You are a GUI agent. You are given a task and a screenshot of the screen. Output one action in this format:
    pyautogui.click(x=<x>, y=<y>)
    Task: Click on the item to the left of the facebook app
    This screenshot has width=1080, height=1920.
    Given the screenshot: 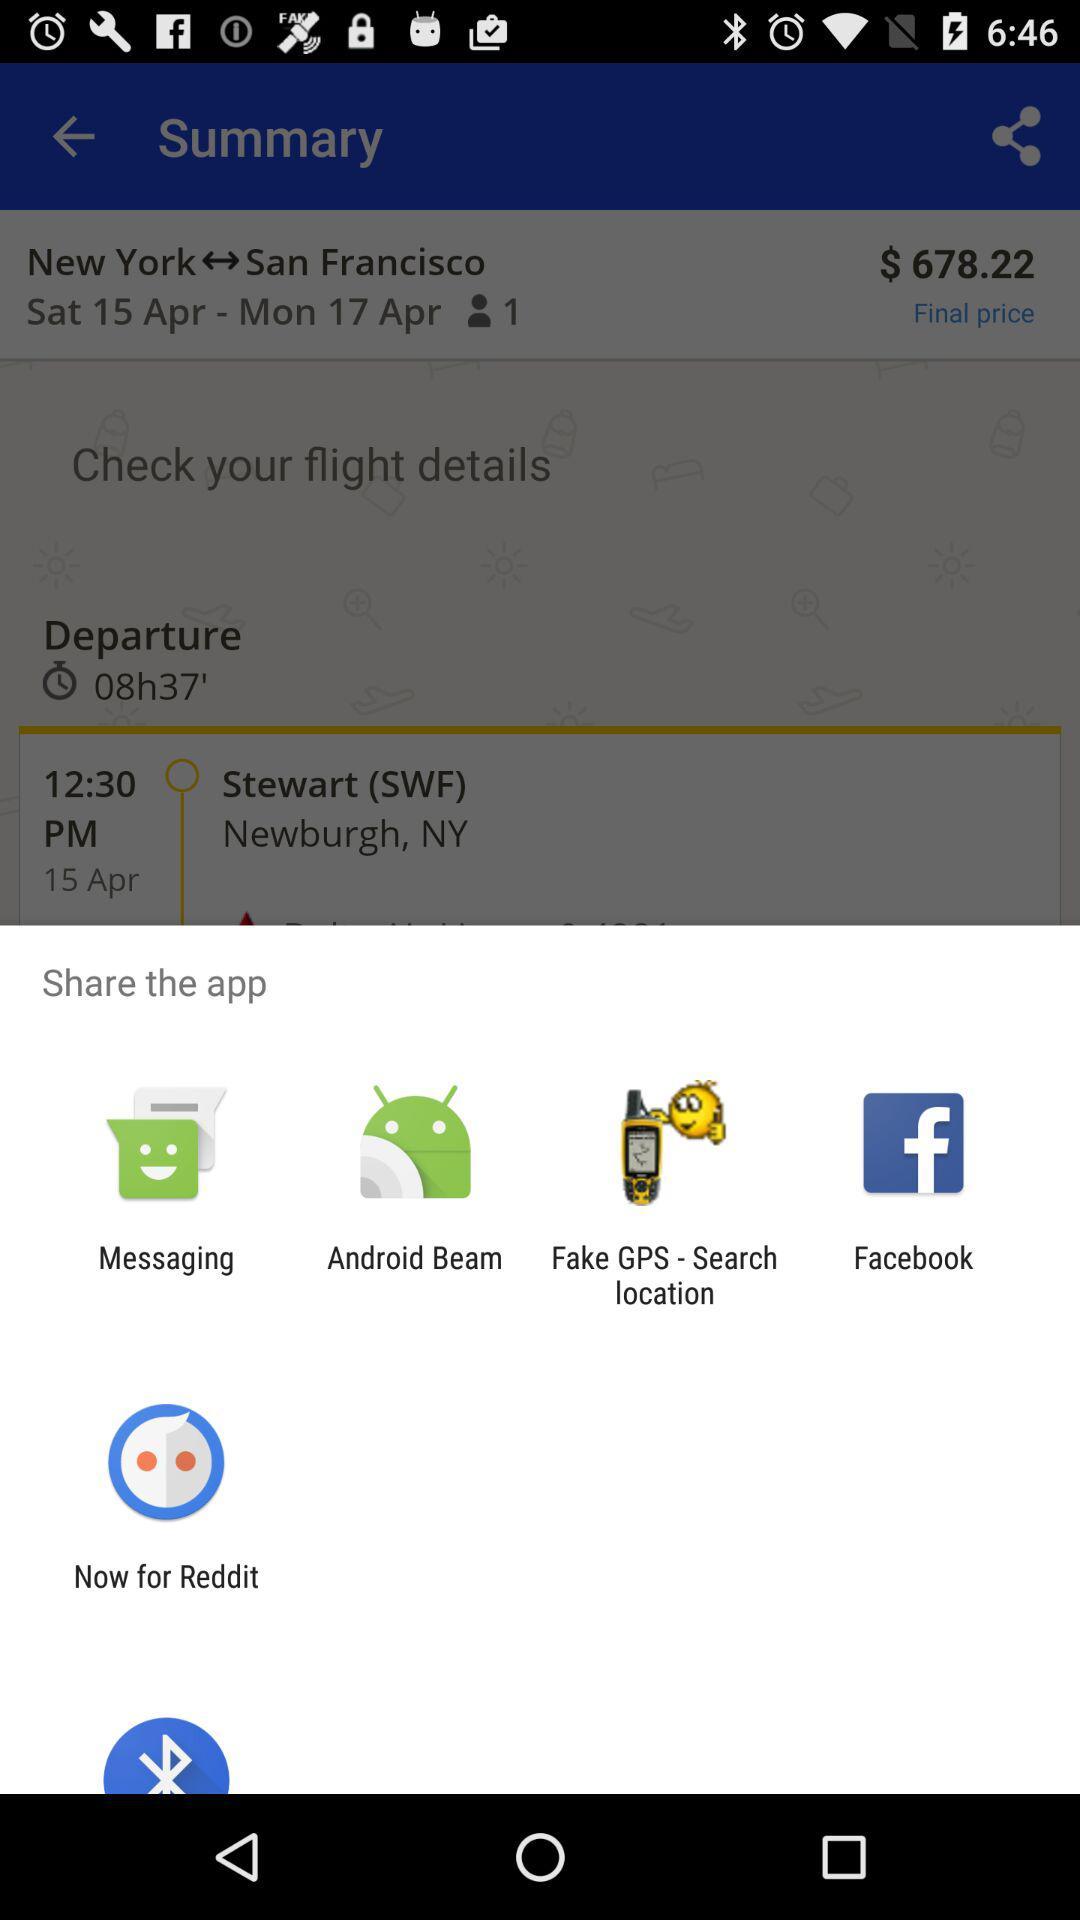 What is the action you would take?
    pyautogui.click(x=664, y=1274)
    